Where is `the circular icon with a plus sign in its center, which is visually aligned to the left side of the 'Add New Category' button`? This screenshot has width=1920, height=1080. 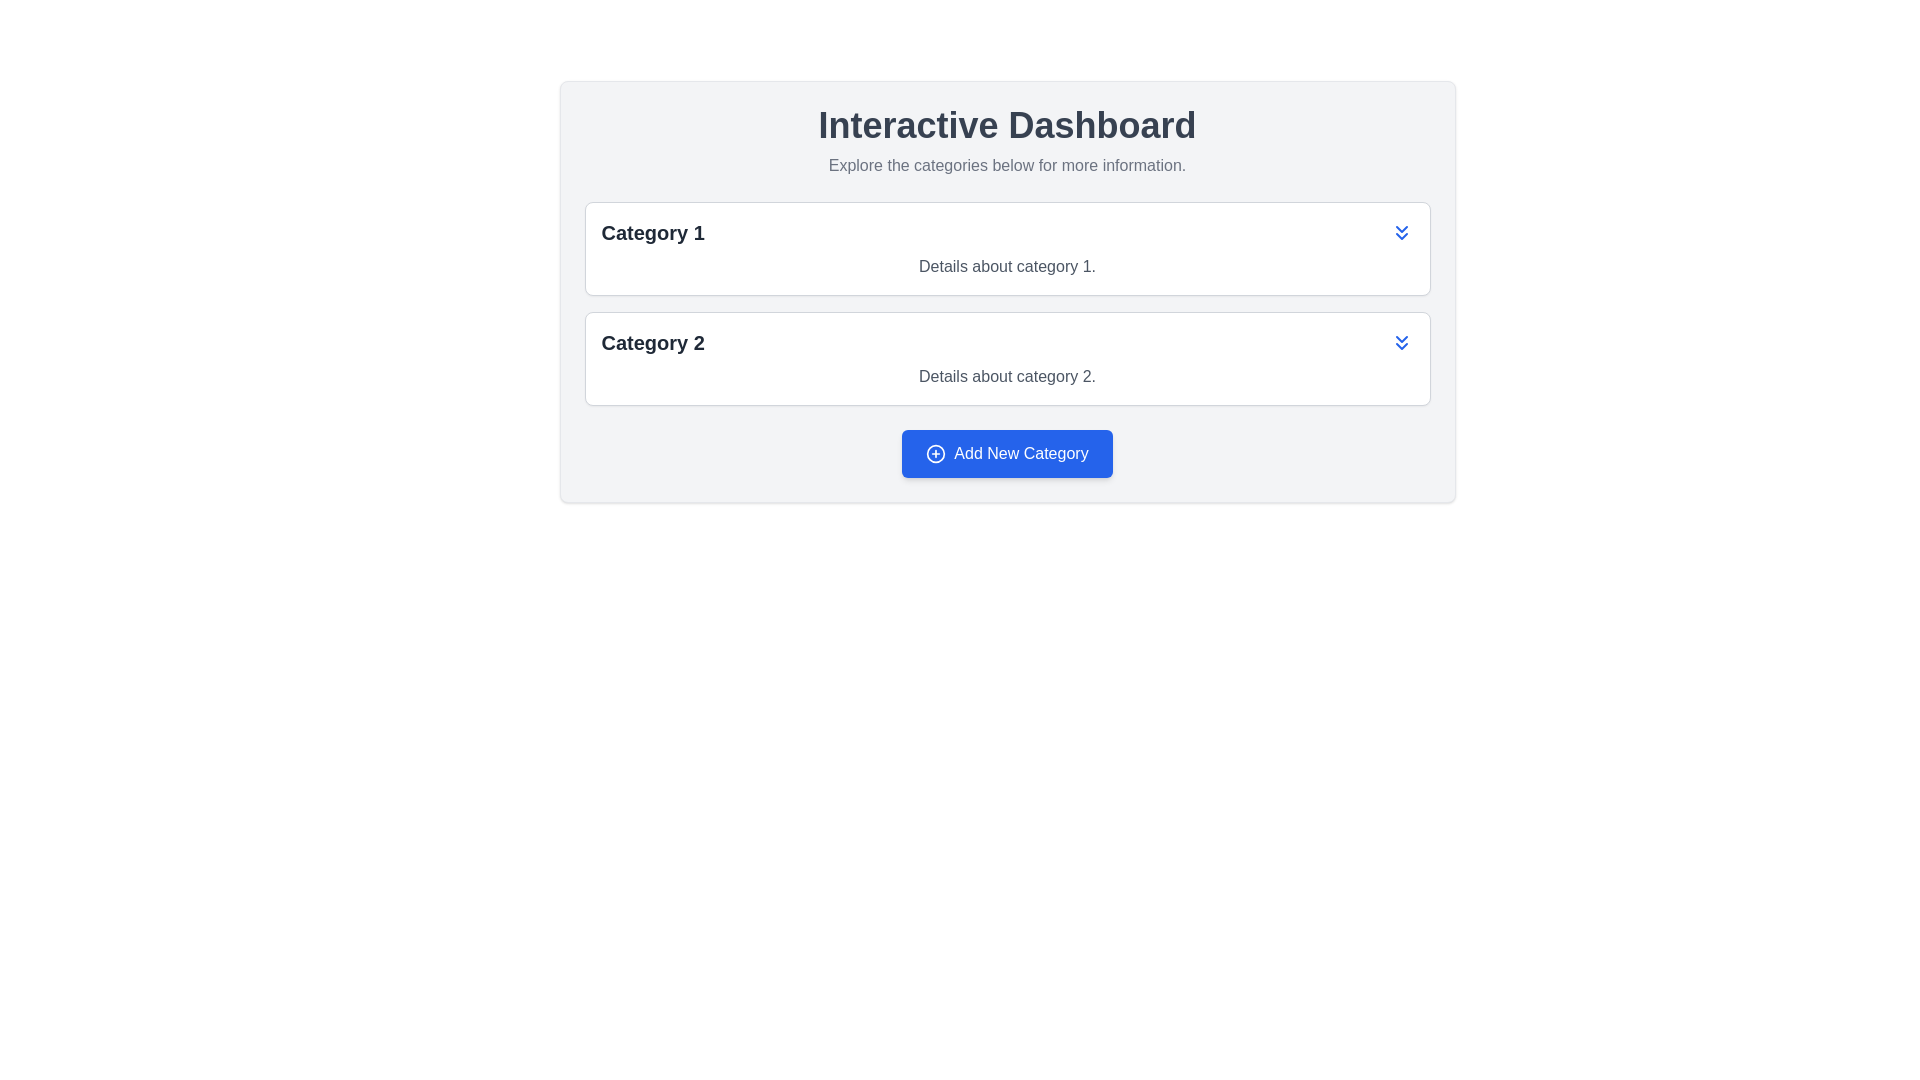 the circular icon with a plus sign in its center, which is visually aligned to the left side of the 'Add New Category' button is located at coordinates (935, 454).